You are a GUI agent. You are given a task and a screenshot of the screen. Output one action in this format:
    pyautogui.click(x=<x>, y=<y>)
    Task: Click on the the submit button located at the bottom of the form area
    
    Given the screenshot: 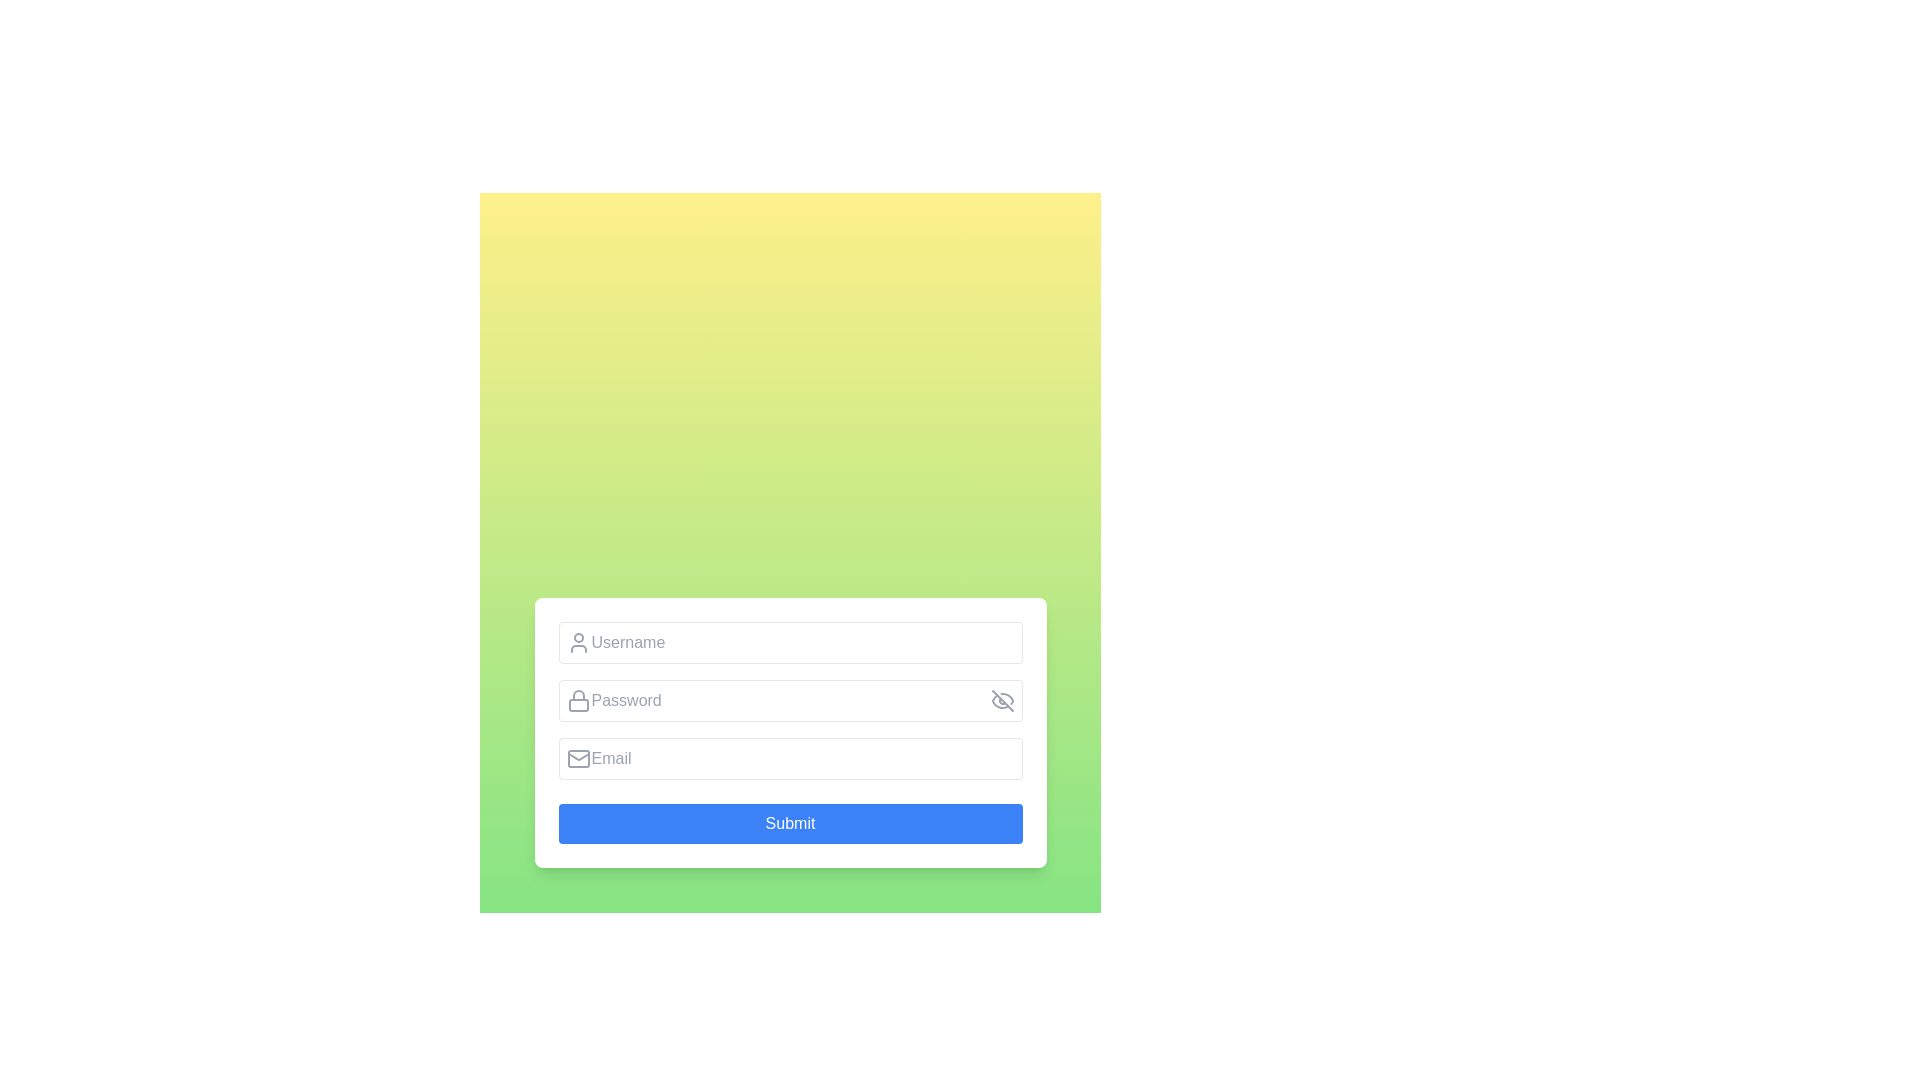 What is the action you would take?
    pyautogui.click(x=789, y=824)
    